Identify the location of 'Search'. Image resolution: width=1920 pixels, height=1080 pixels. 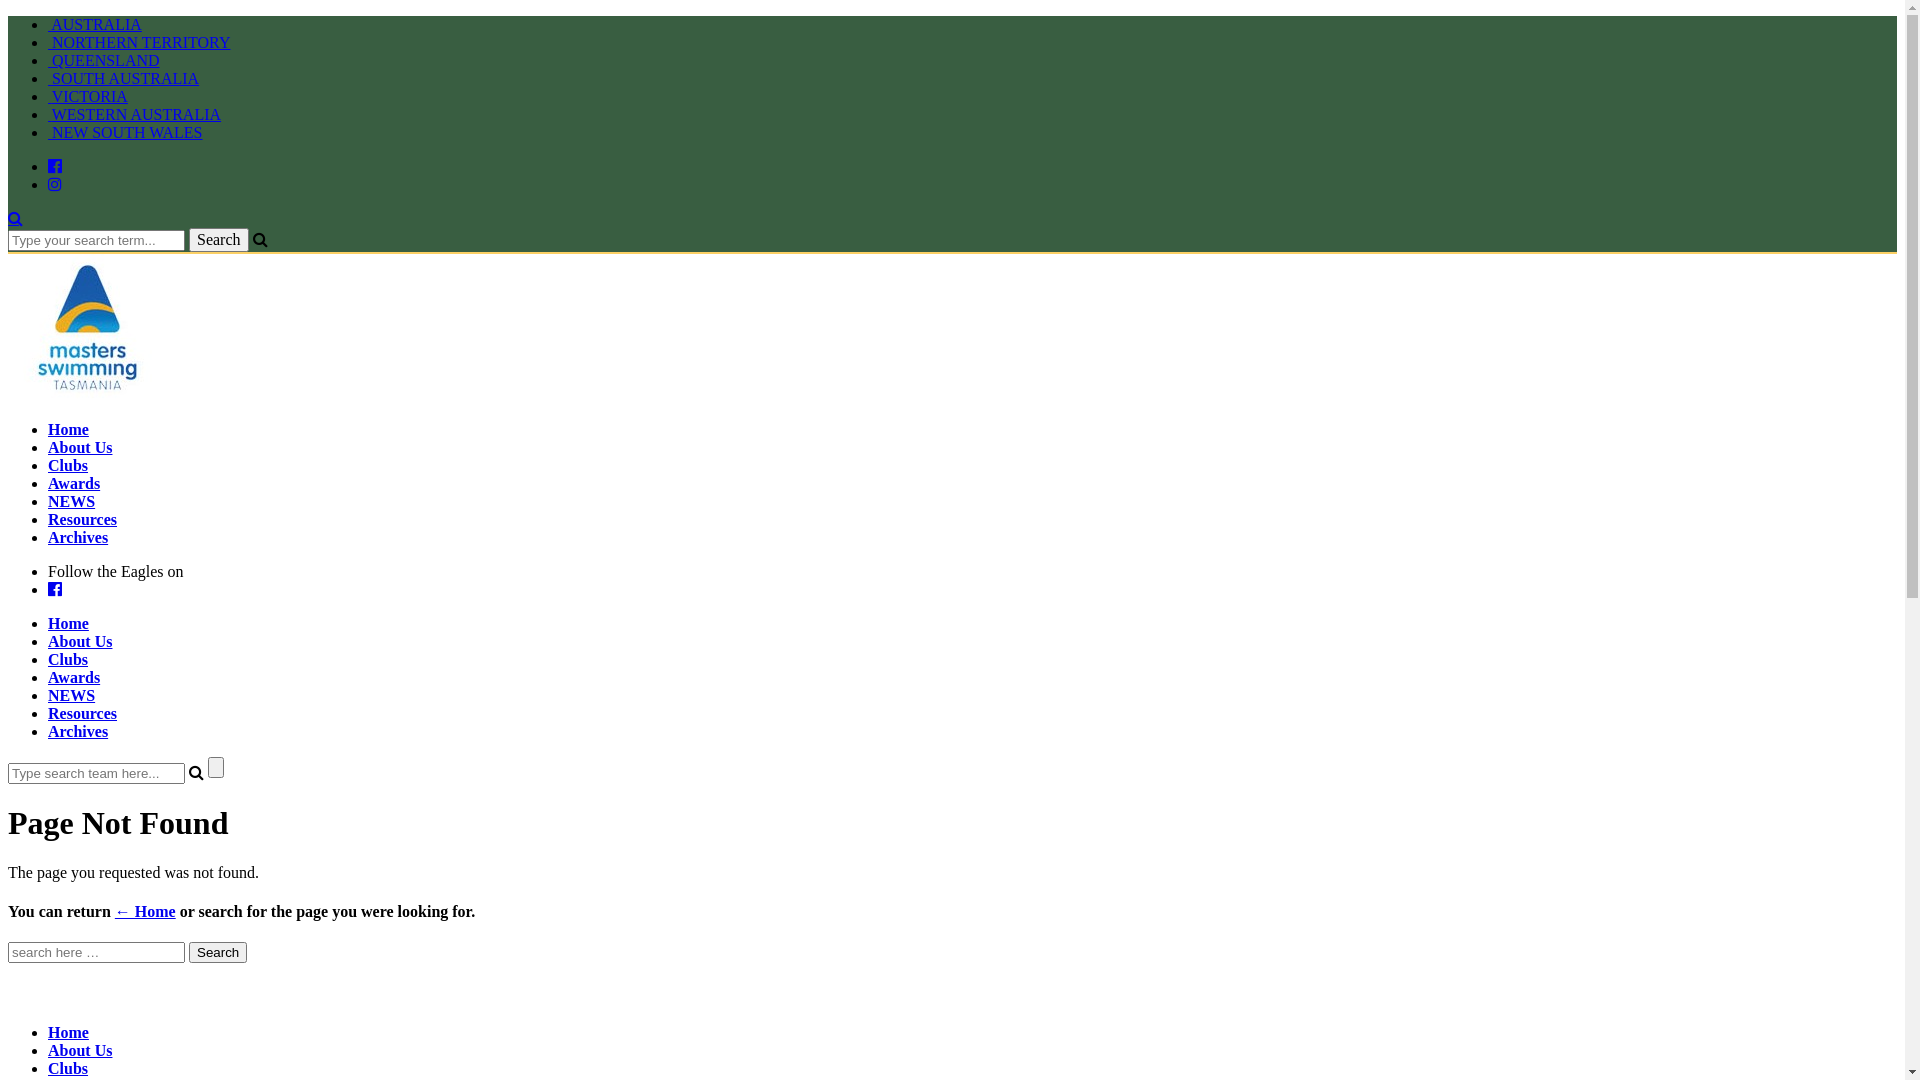
(188, 238).